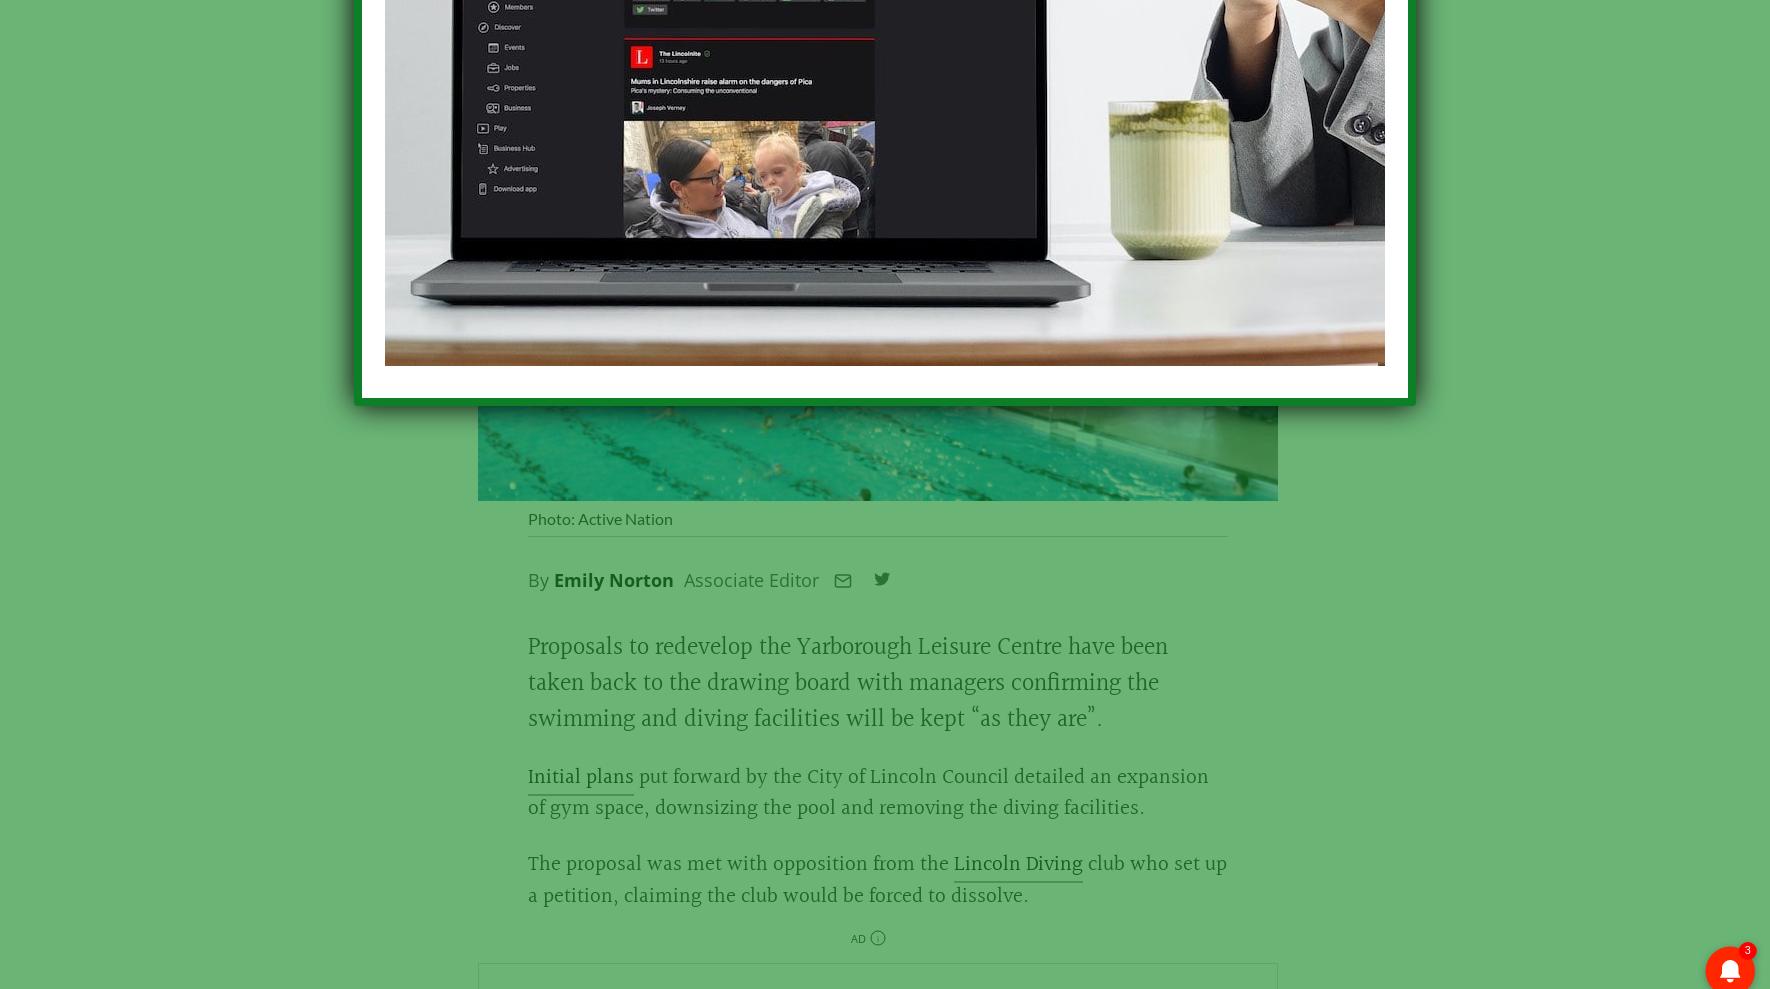  I want to click on 'club who set up a petition, claiming the club would be forced to dissolve.', so click(526, 891).